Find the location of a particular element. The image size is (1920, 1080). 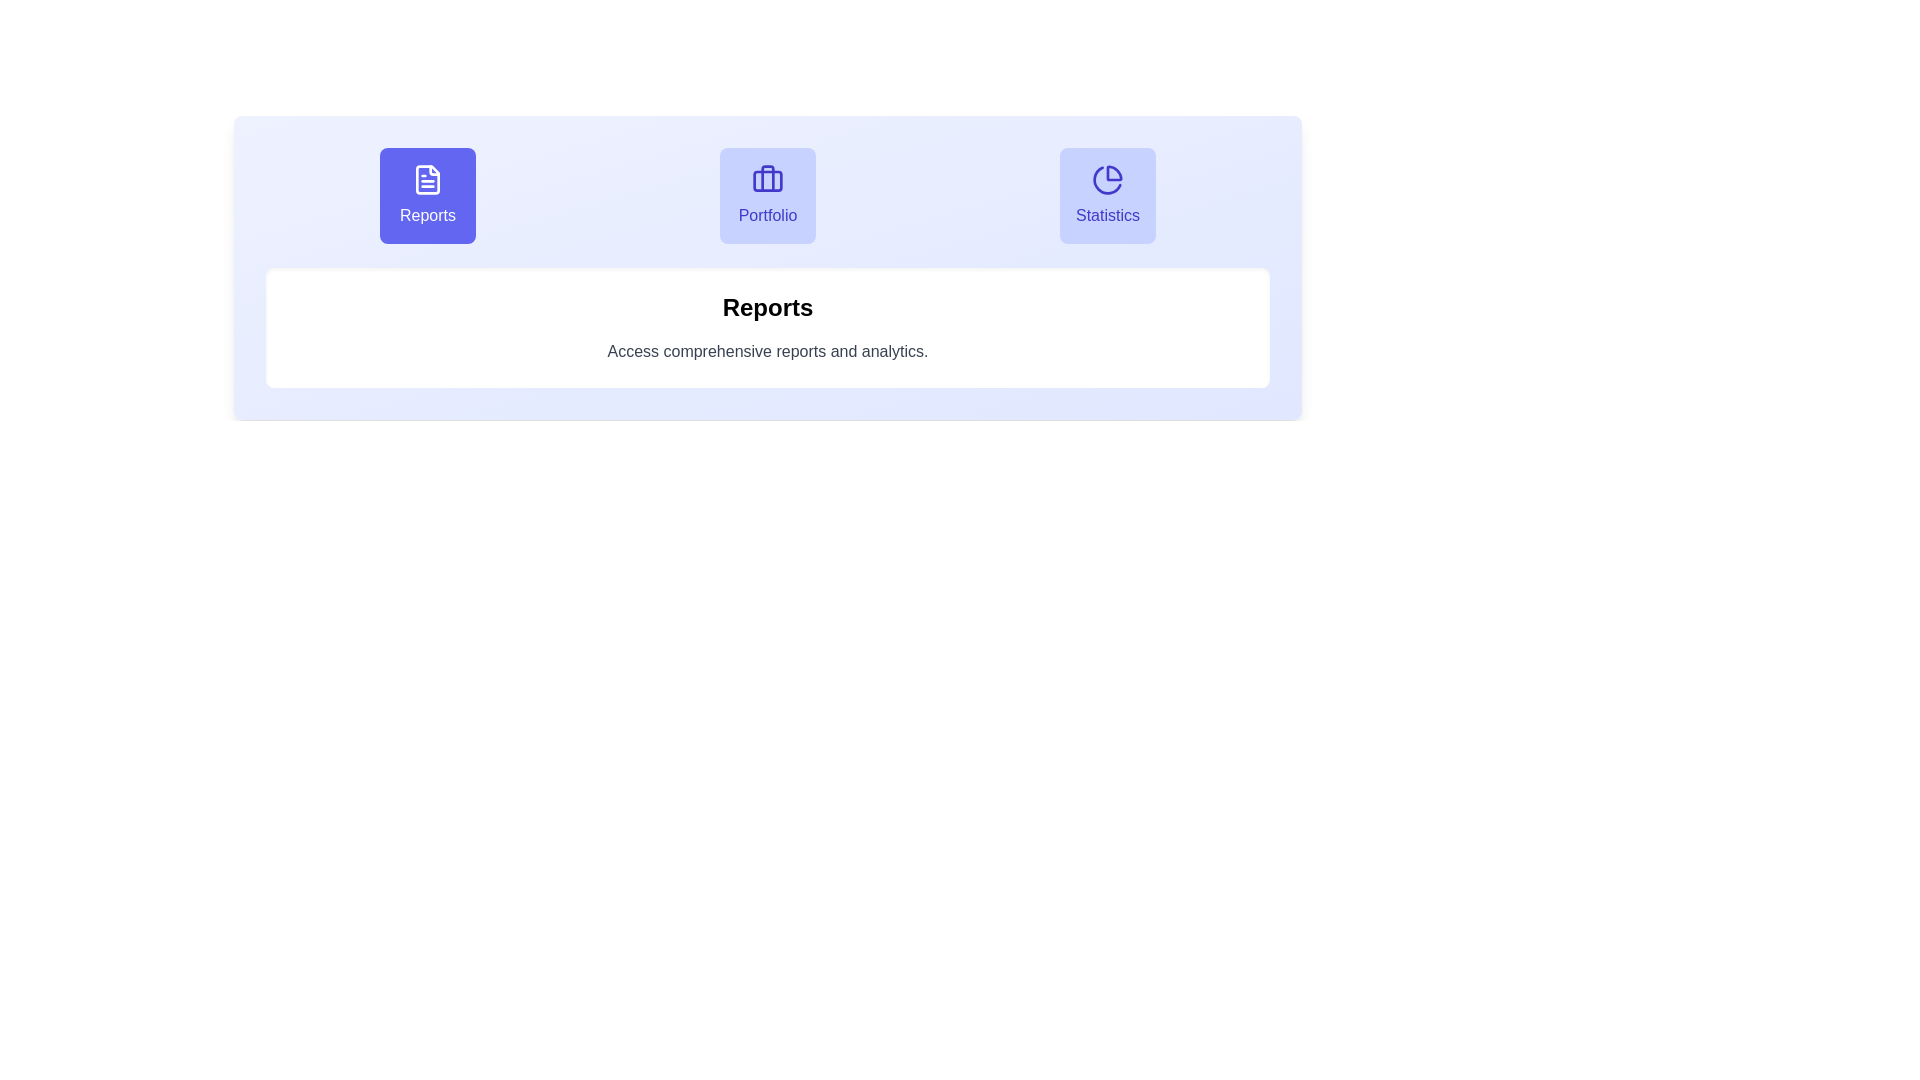

the Statistics tab is located at coordinates (1107, 196).